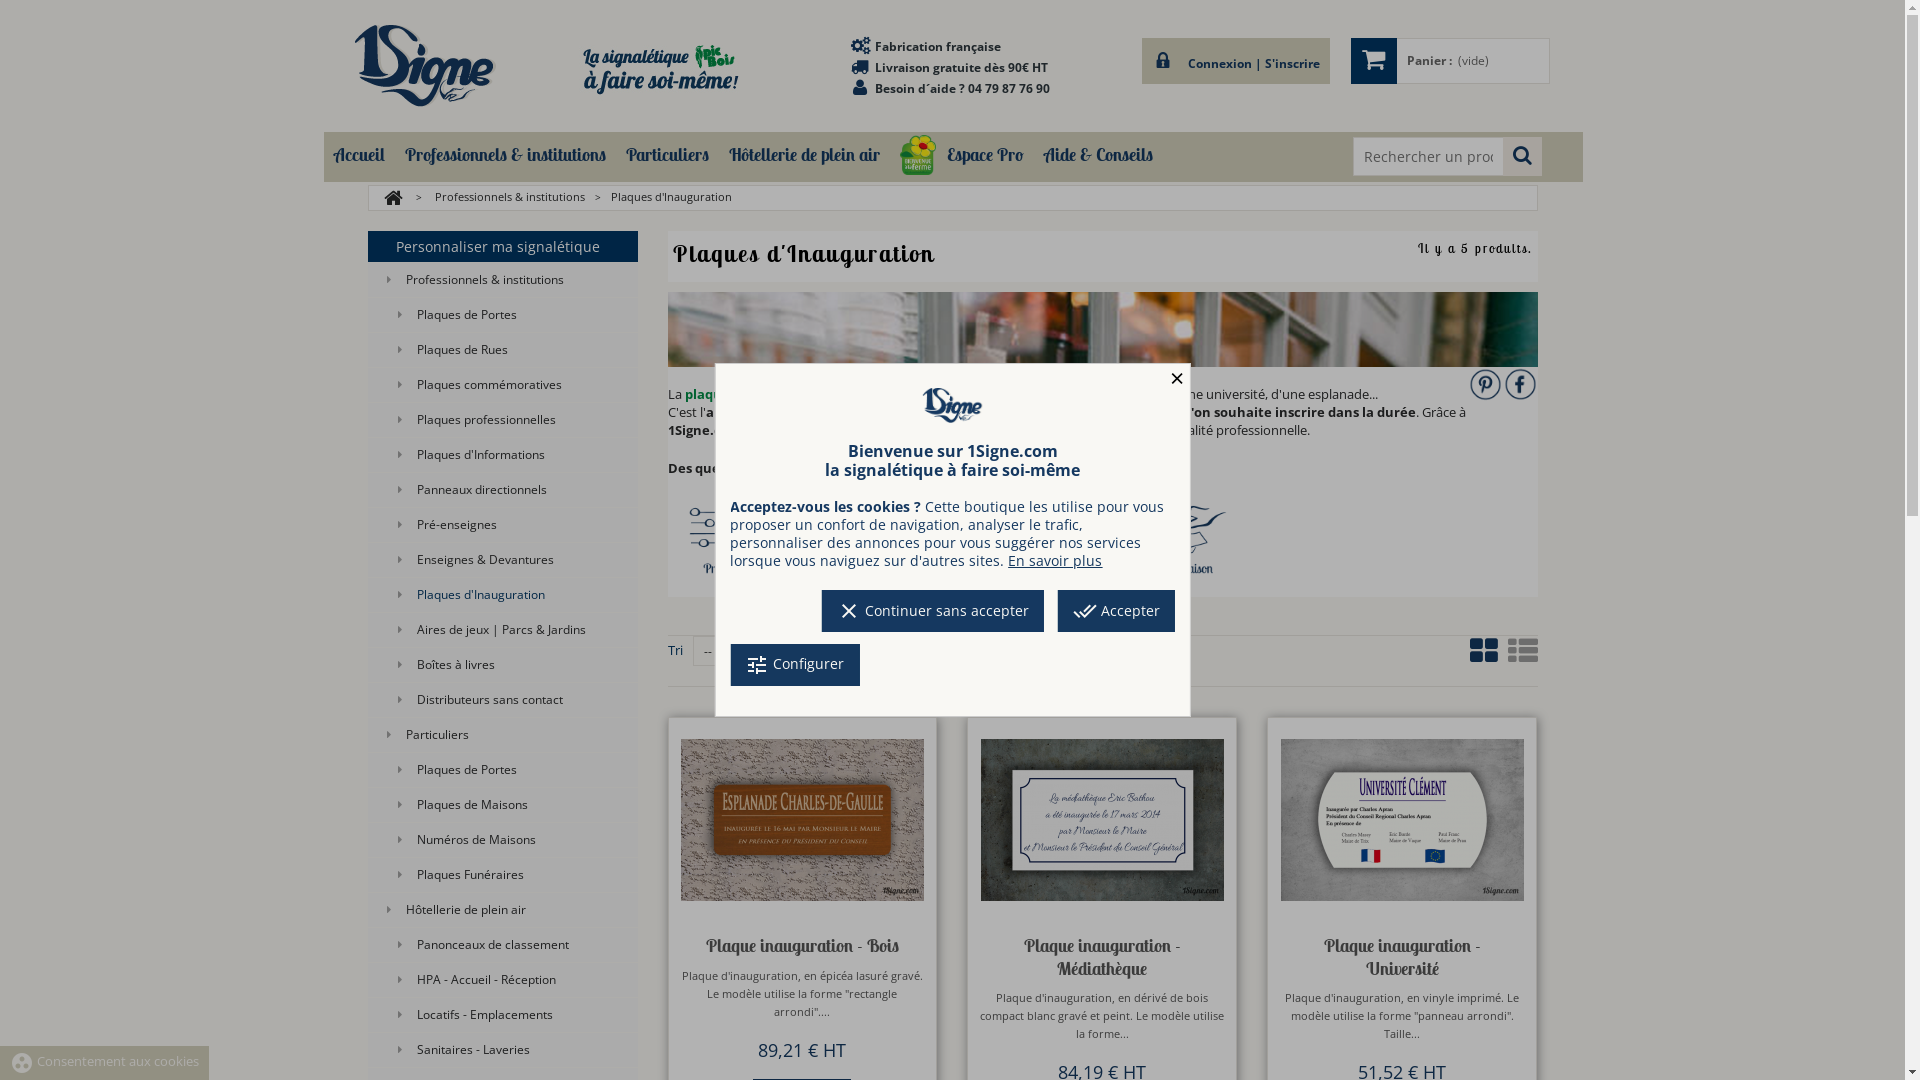  What do you see at coordinates (368, 1048) in the screenshot?
I see `'Sanitaires - Laveries'` at bounding box center [368, 1048].